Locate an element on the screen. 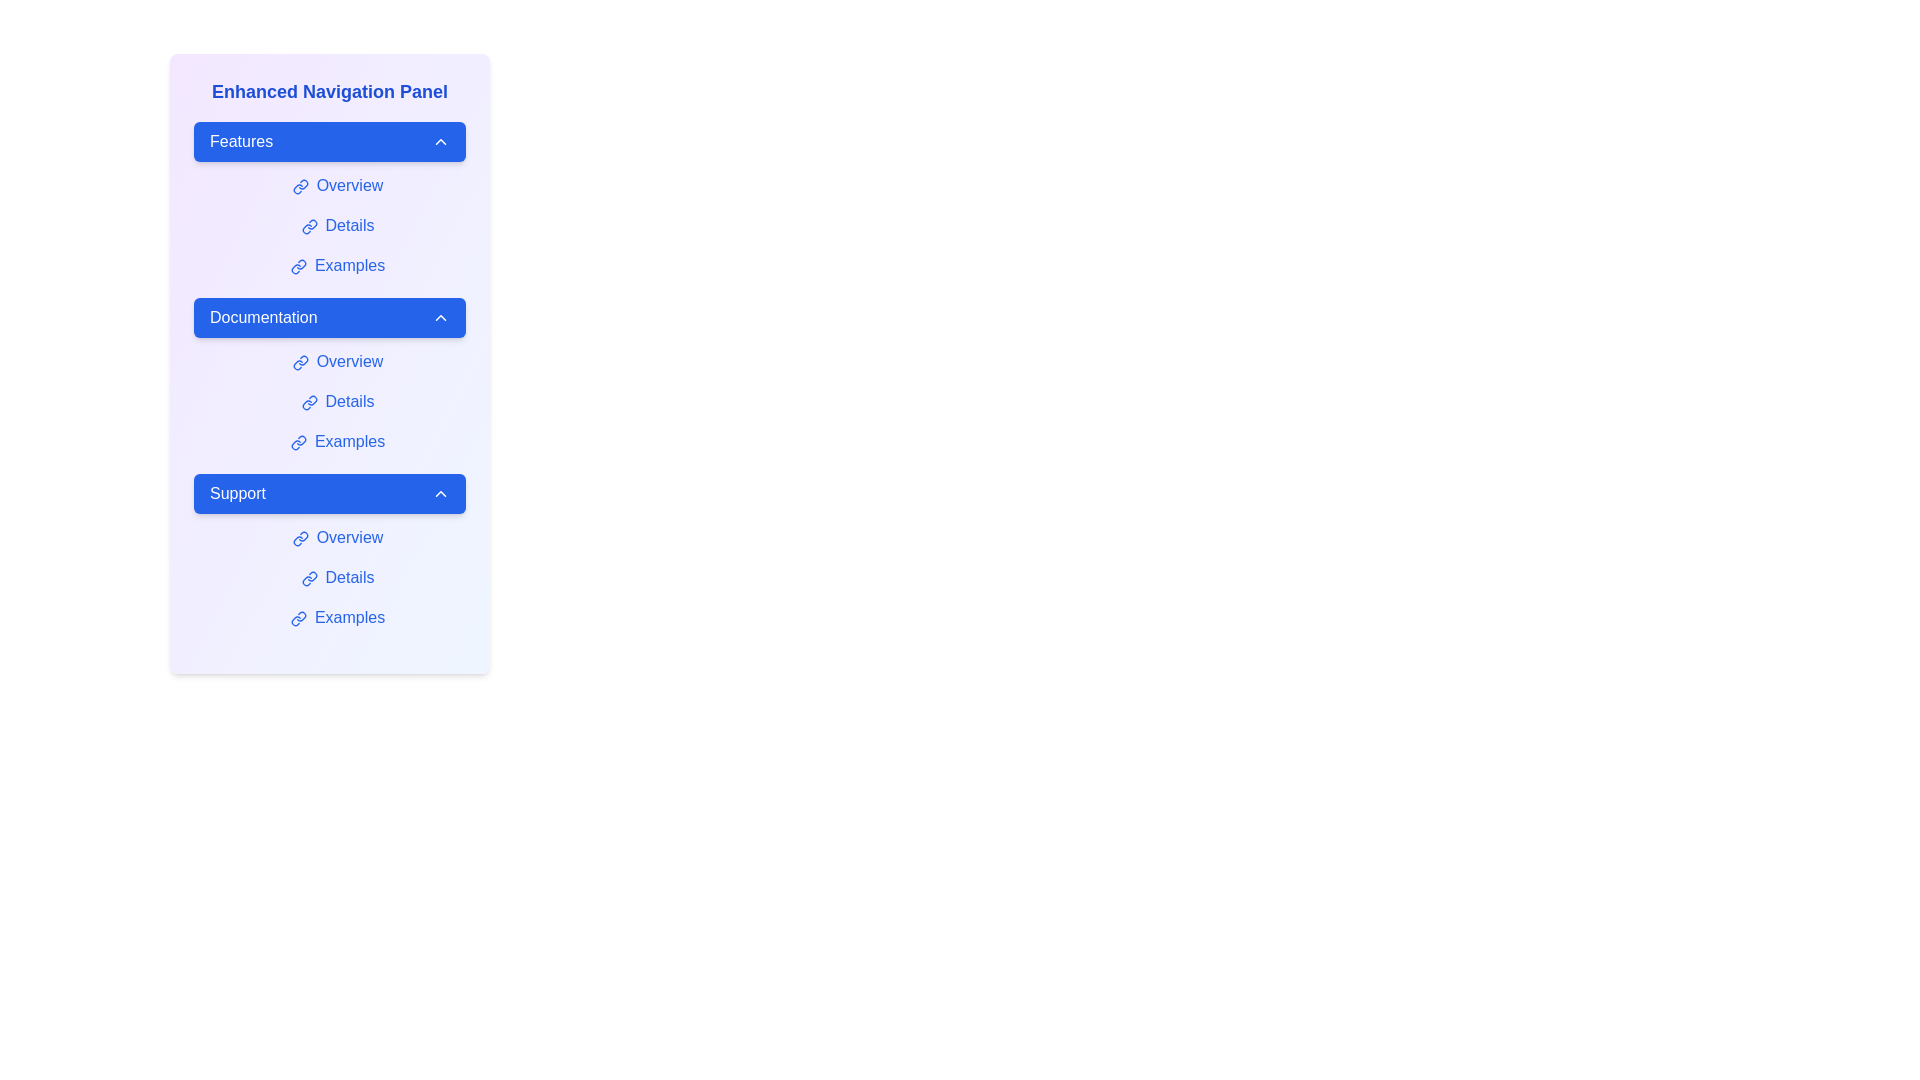 This screenshot has width=1920, height=1080. the link icon with a curved design located in the 'Documentation' section, adjacent to the text 'Examples' is located at coordinates (295, 444).